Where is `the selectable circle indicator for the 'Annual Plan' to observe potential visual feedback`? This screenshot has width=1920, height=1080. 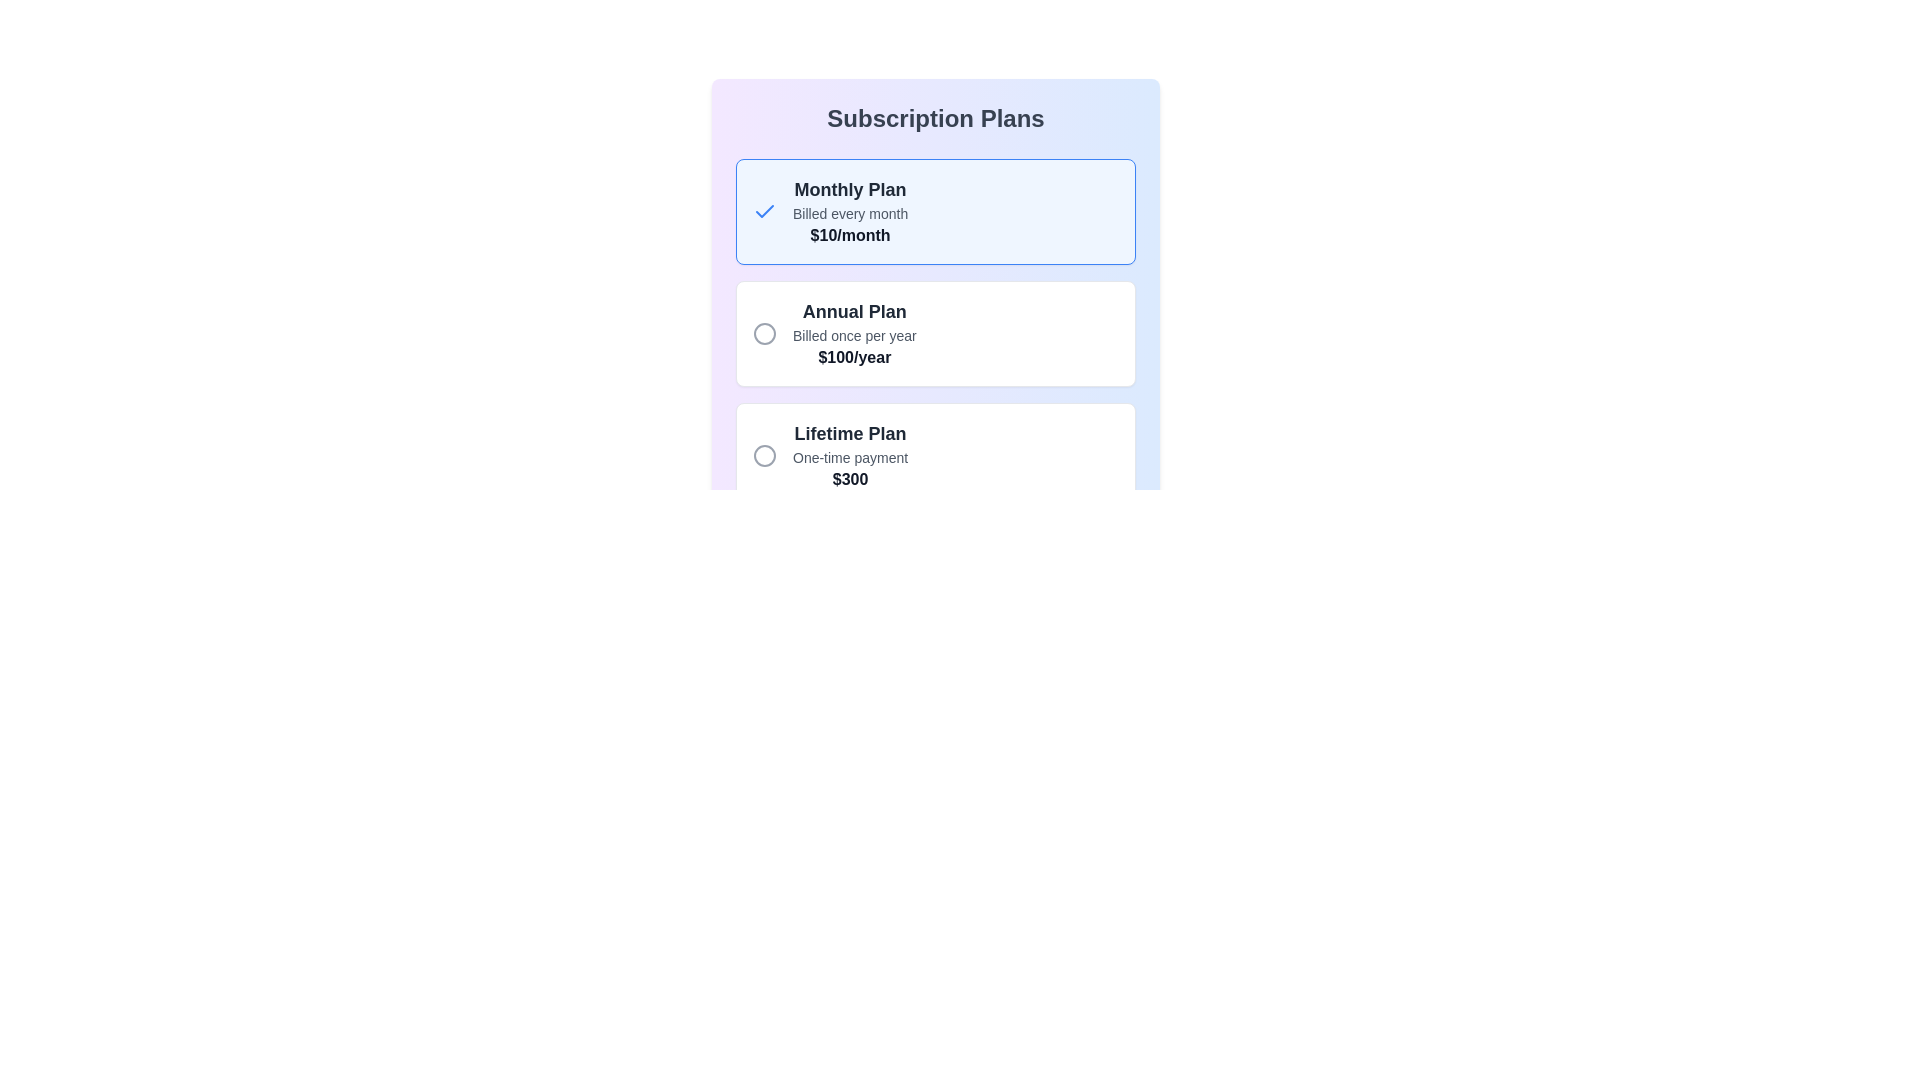
the selectable circle indicator for the 'Annual Plan' to observe potential visual feedback is located at coordinates (763, 333).